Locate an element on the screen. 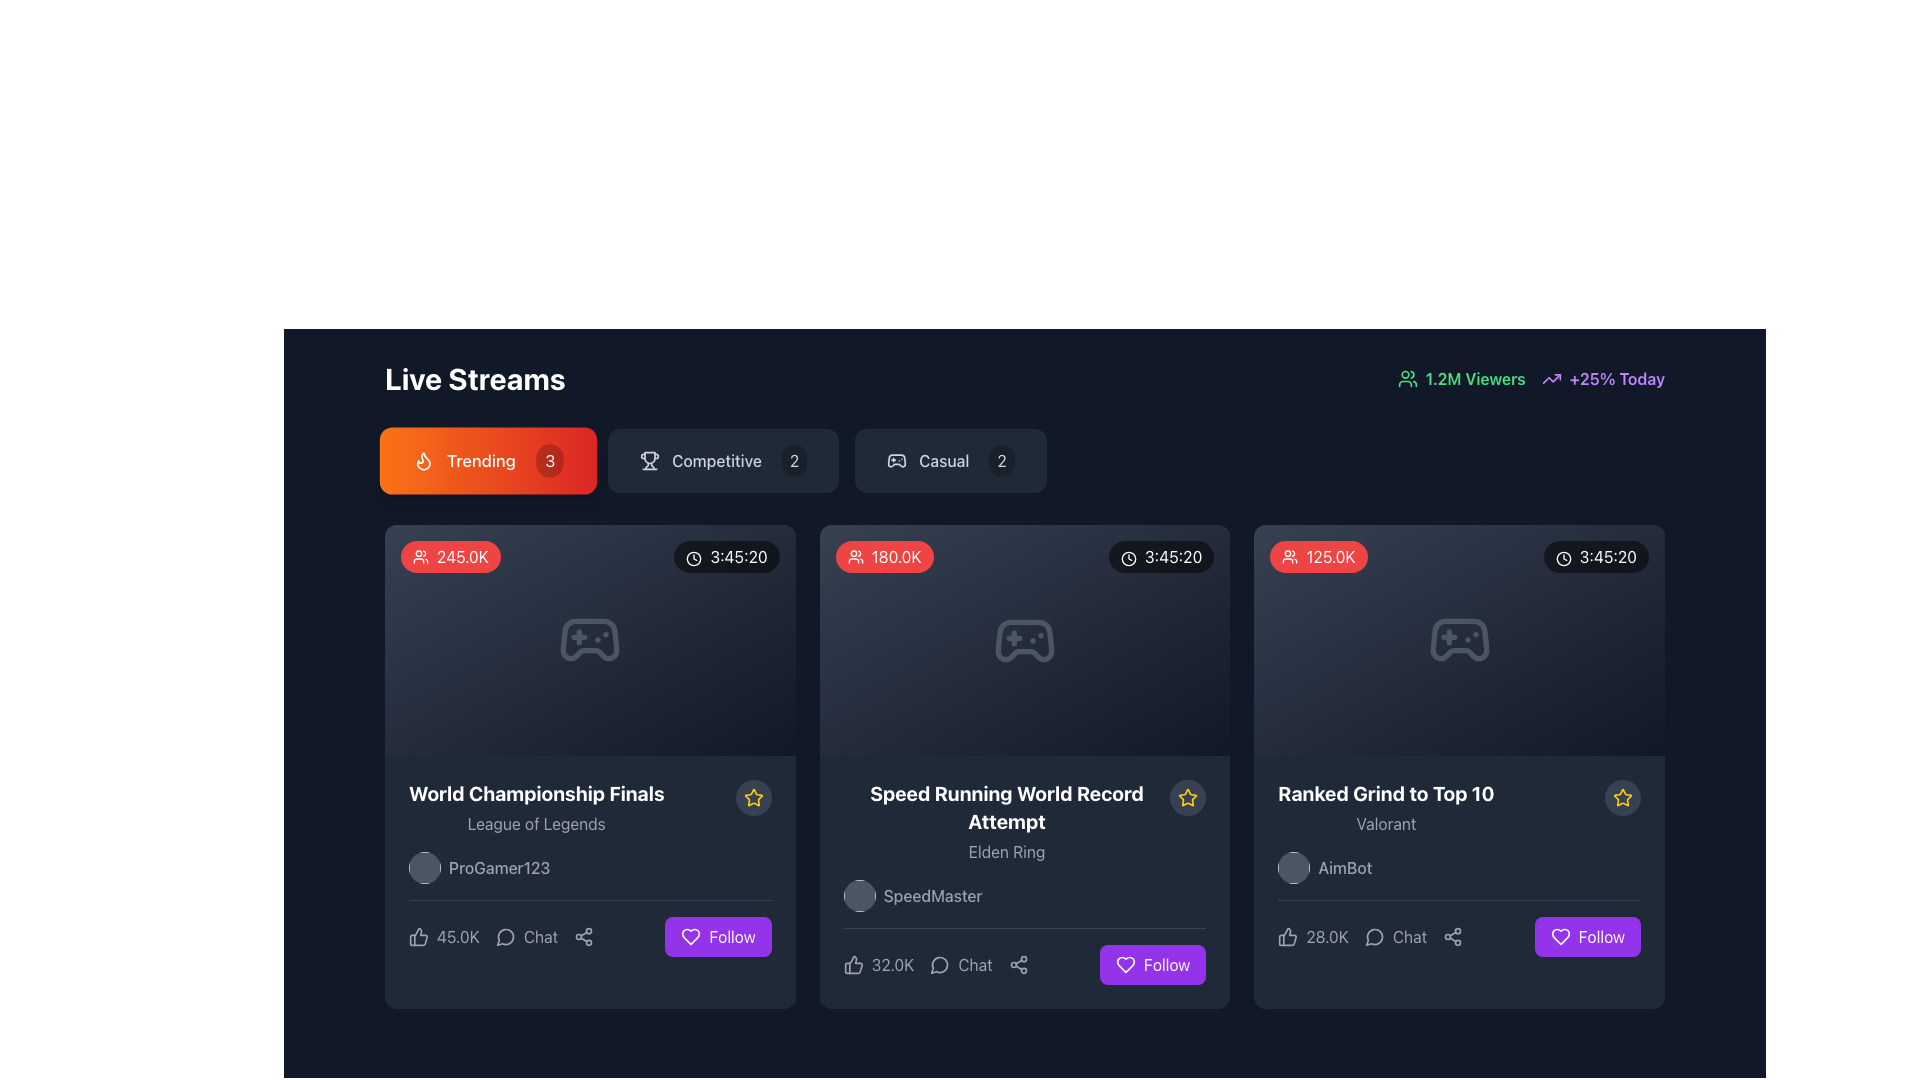  the visual representation of the trophy icon located next to the text 'Competitive', which is the first item in a row of menu icons under the 'Live Streams' heading is located at coordinates (650, 461).